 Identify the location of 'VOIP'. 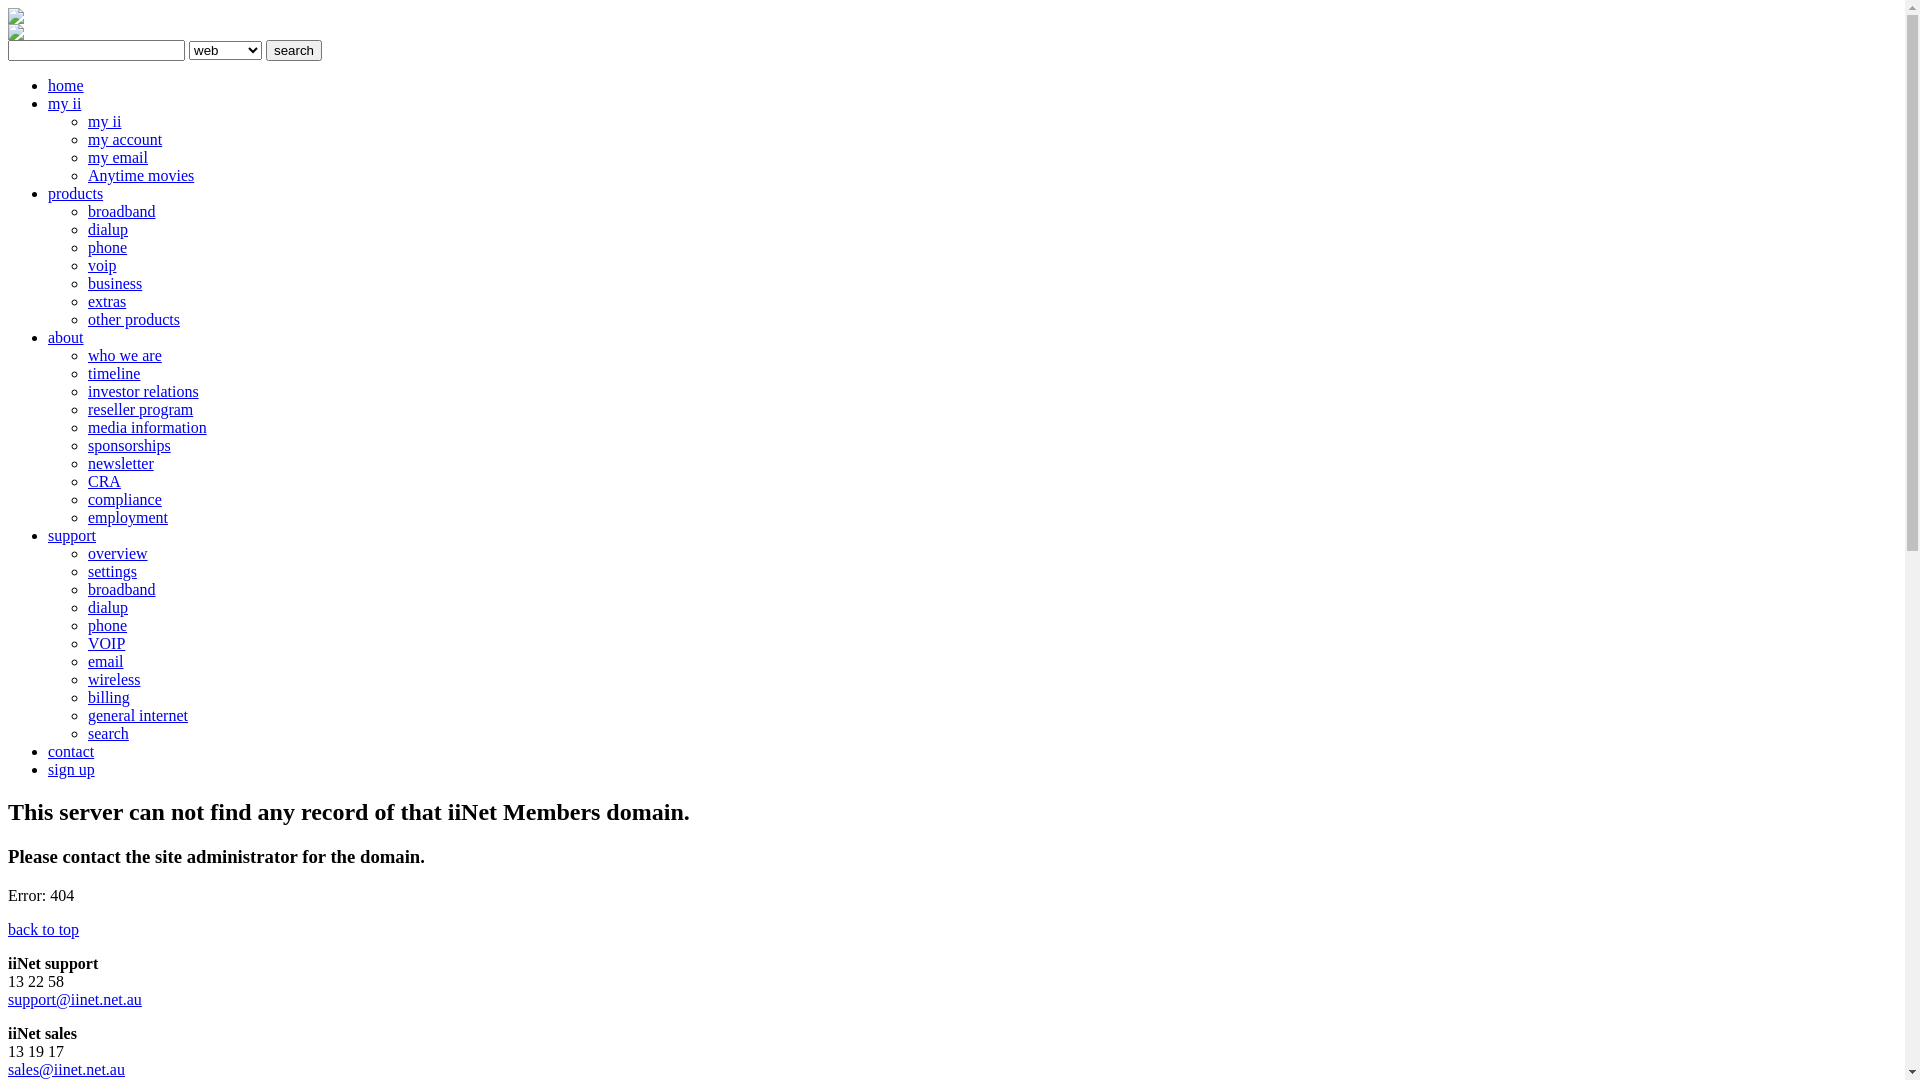
(105, 643).